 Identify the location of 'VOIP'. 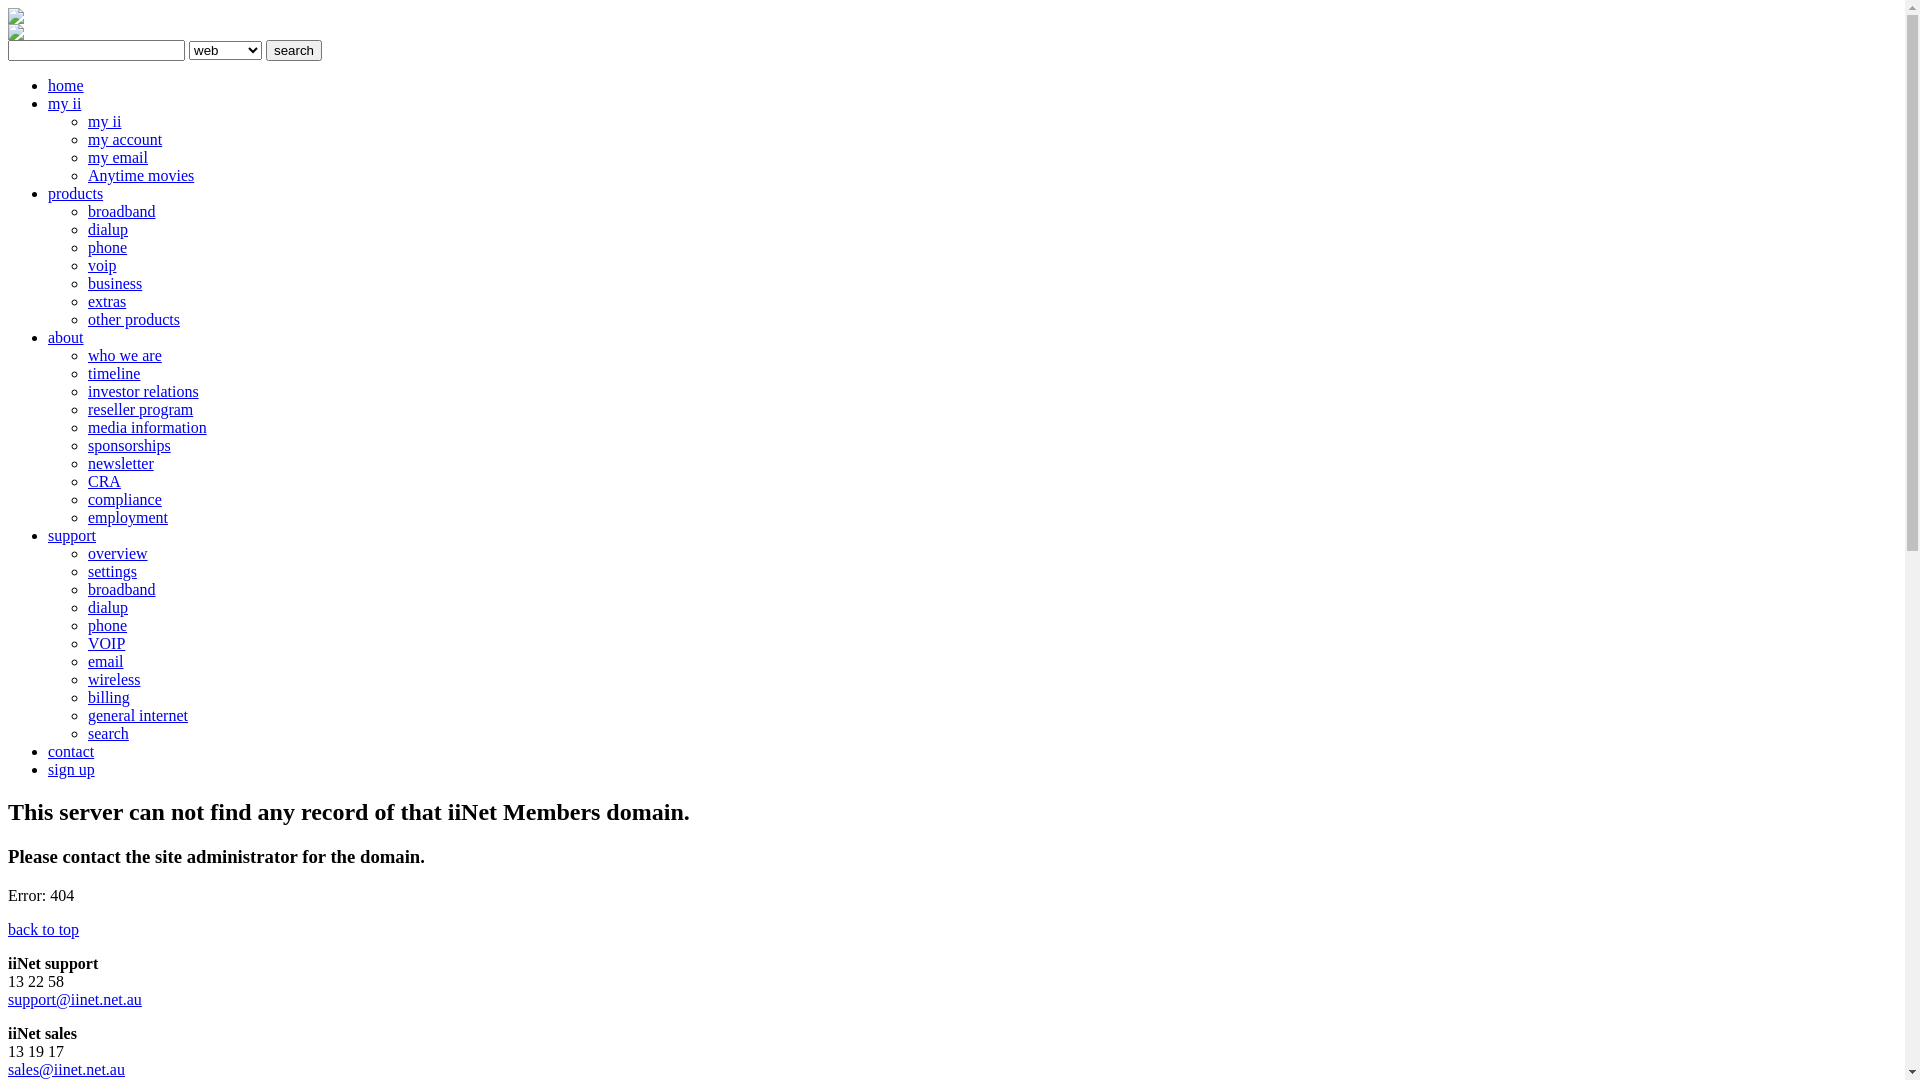
(105, 643).